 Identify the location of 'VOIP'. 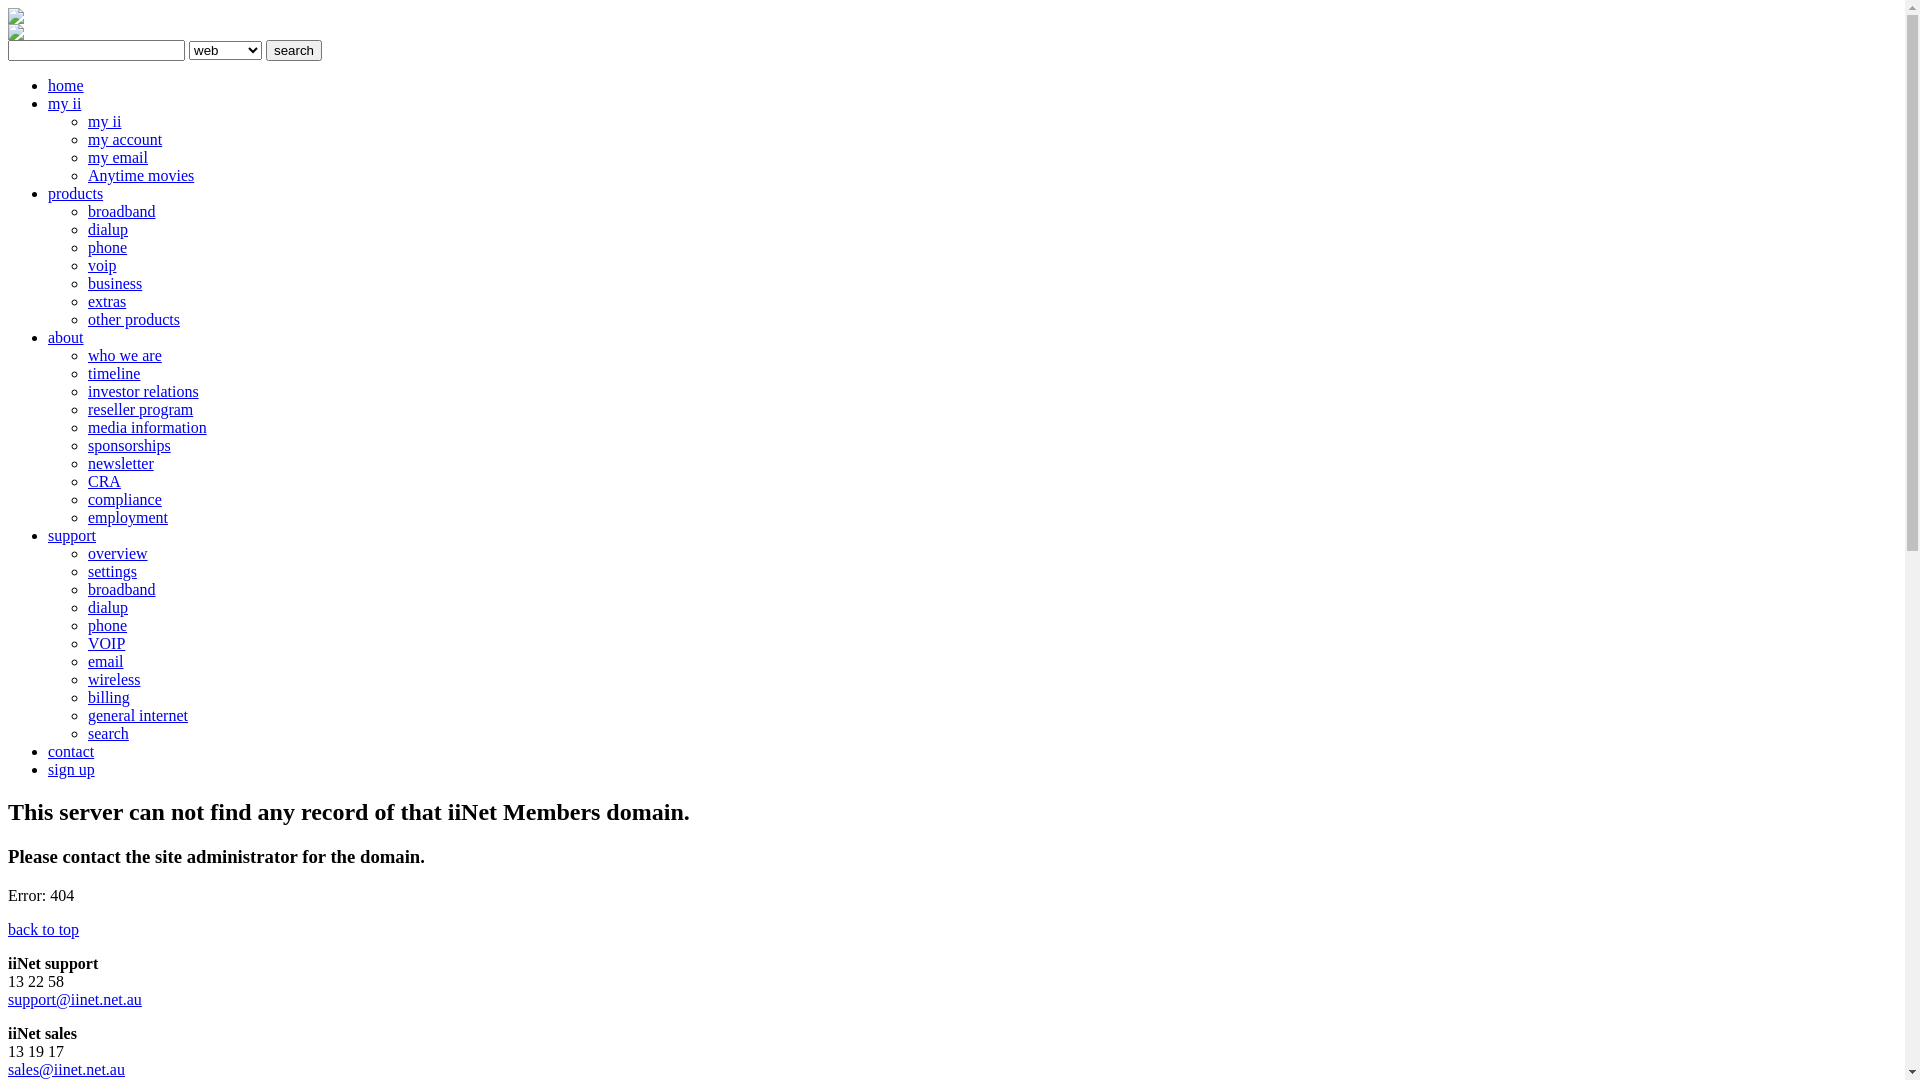
(105, 643).